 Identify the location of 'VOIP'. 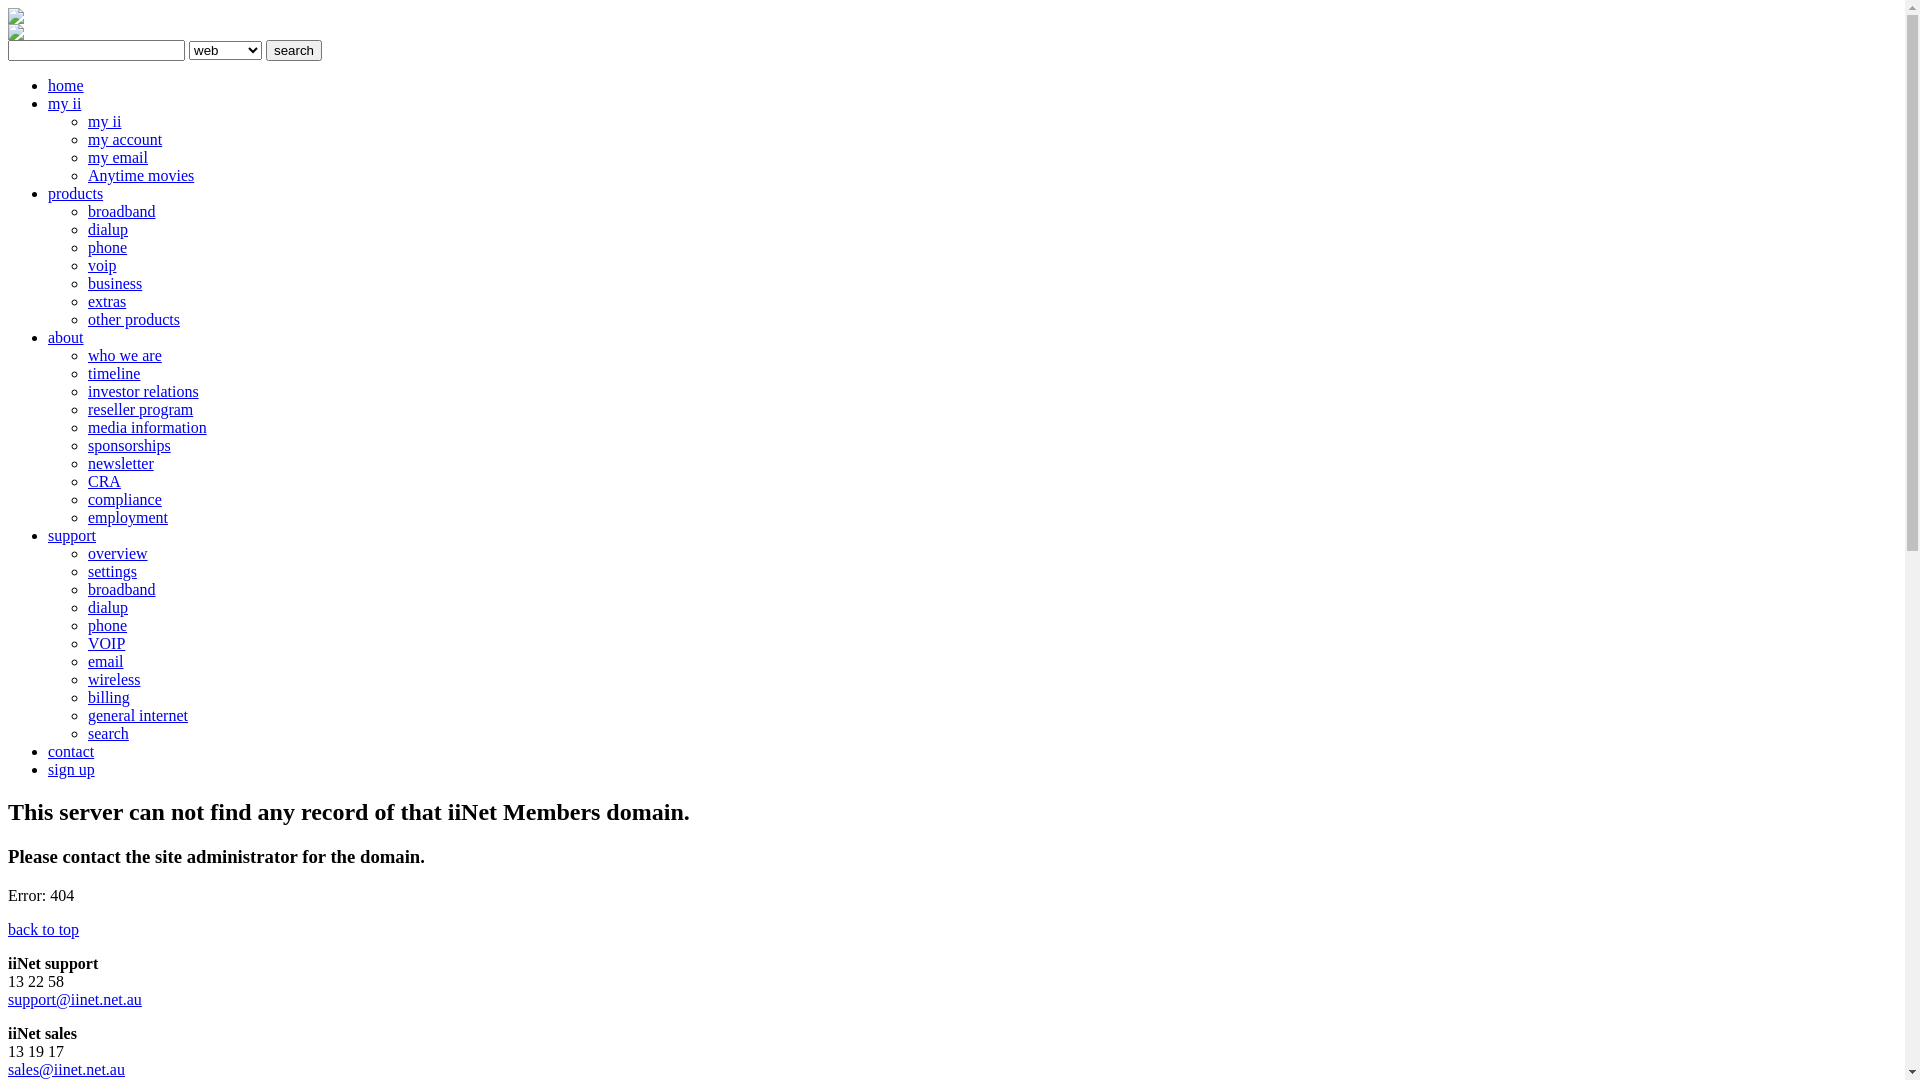
(105, 643).